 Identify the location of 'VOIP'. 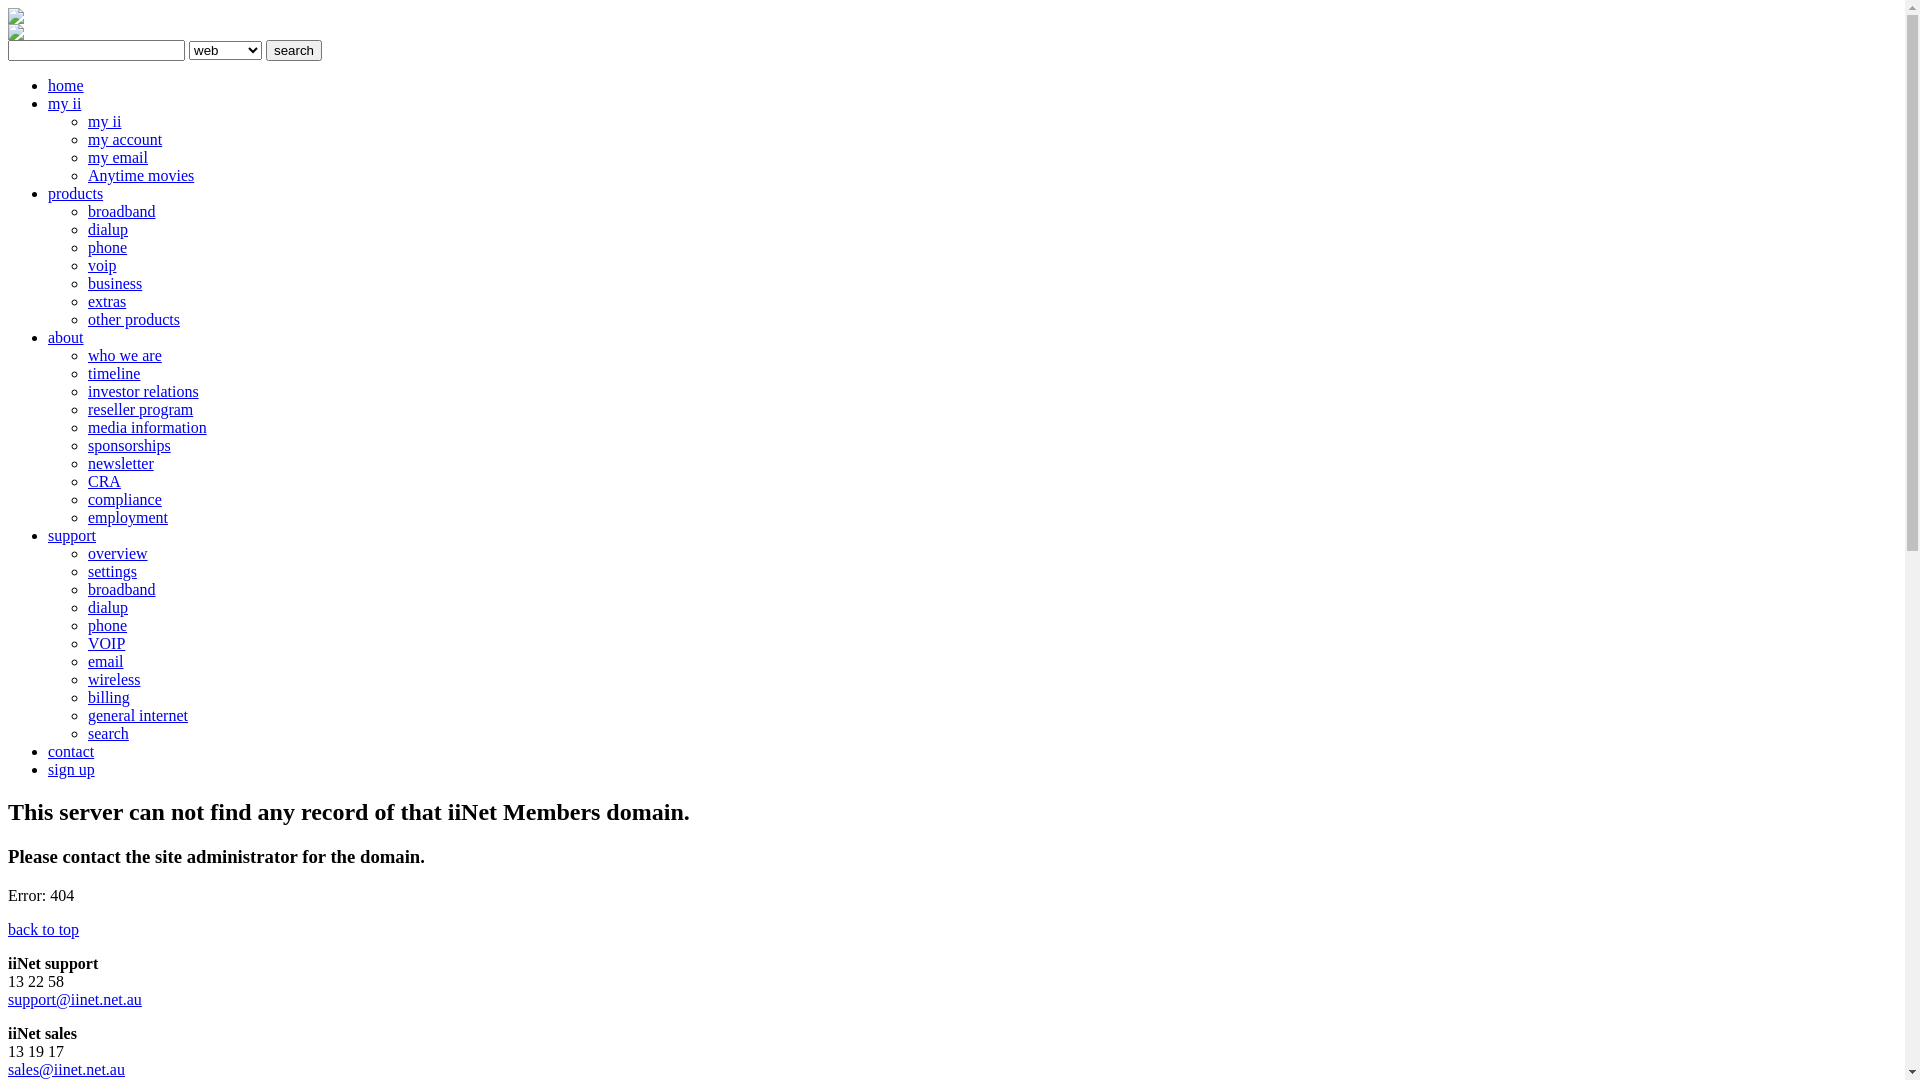
(105, 643).